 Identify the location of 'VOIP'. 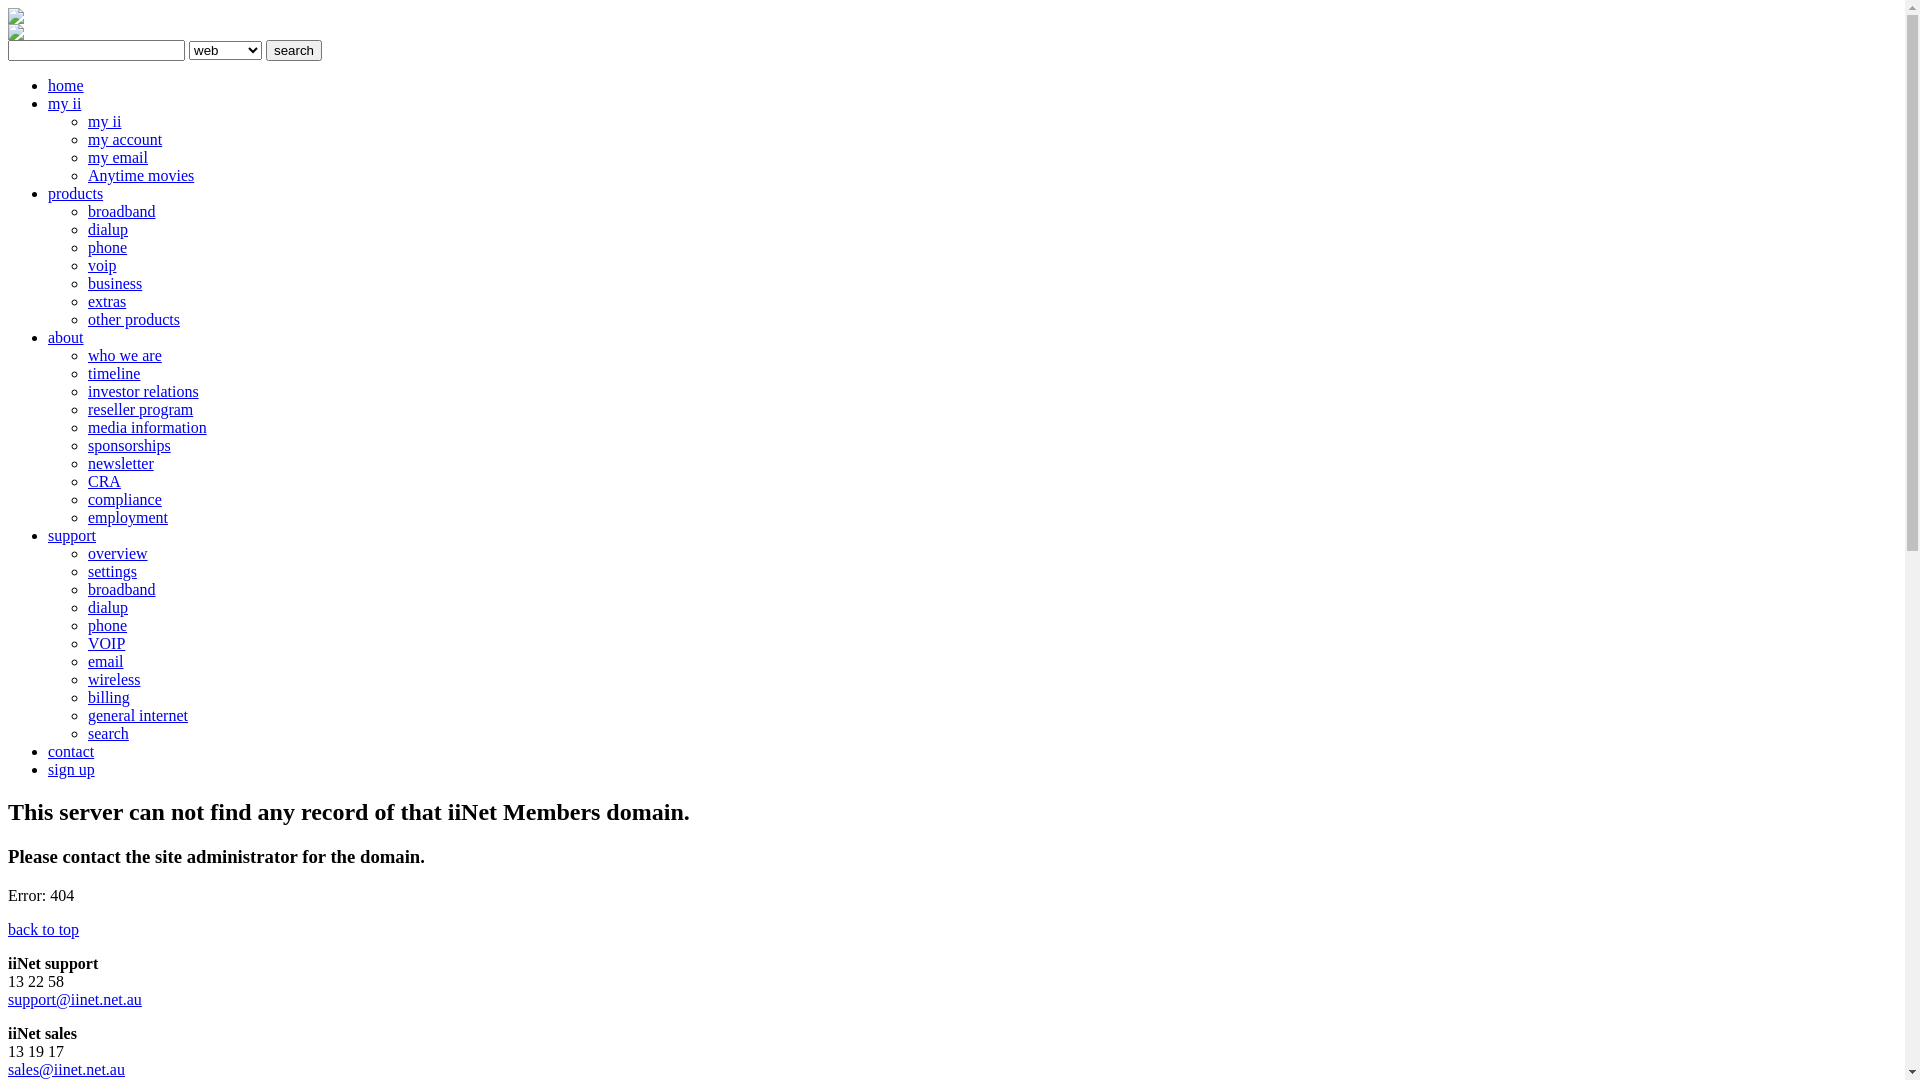
(105, 643).